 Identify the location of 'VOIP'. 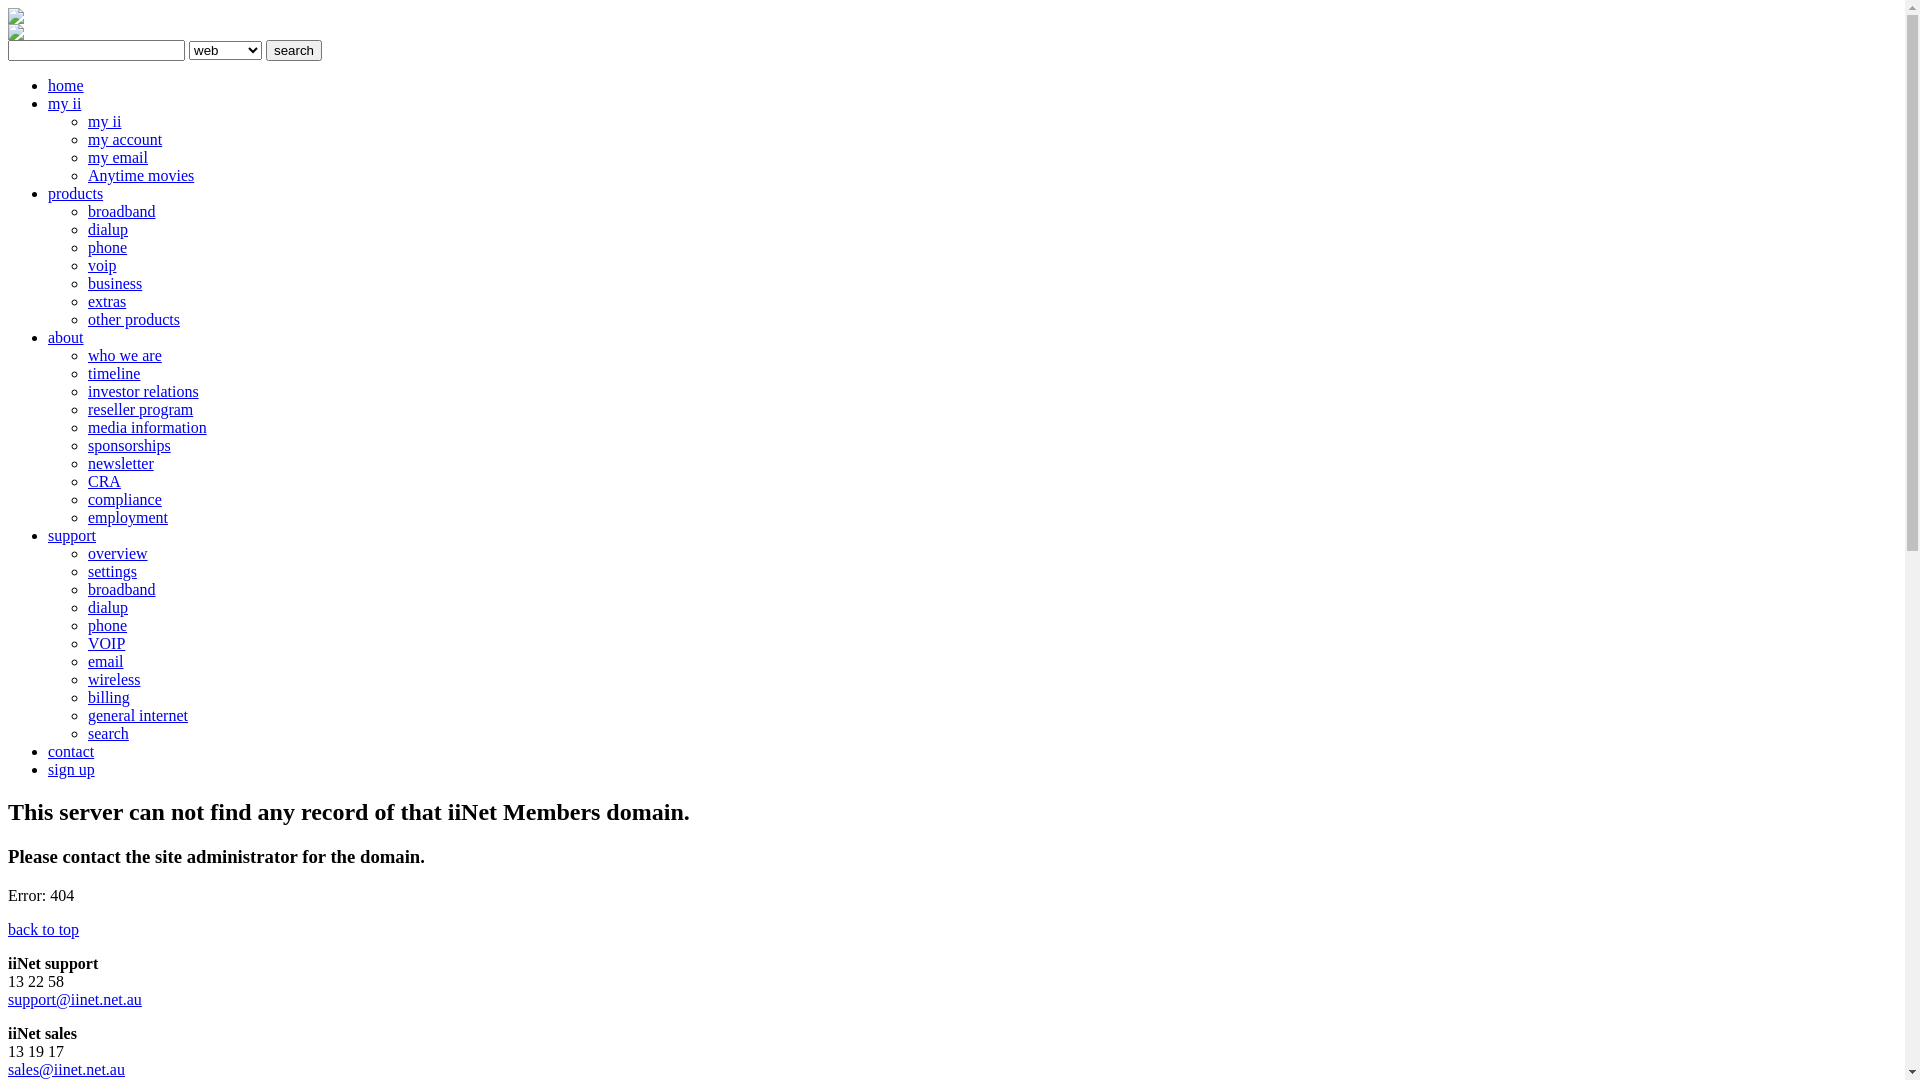
(105, 643).